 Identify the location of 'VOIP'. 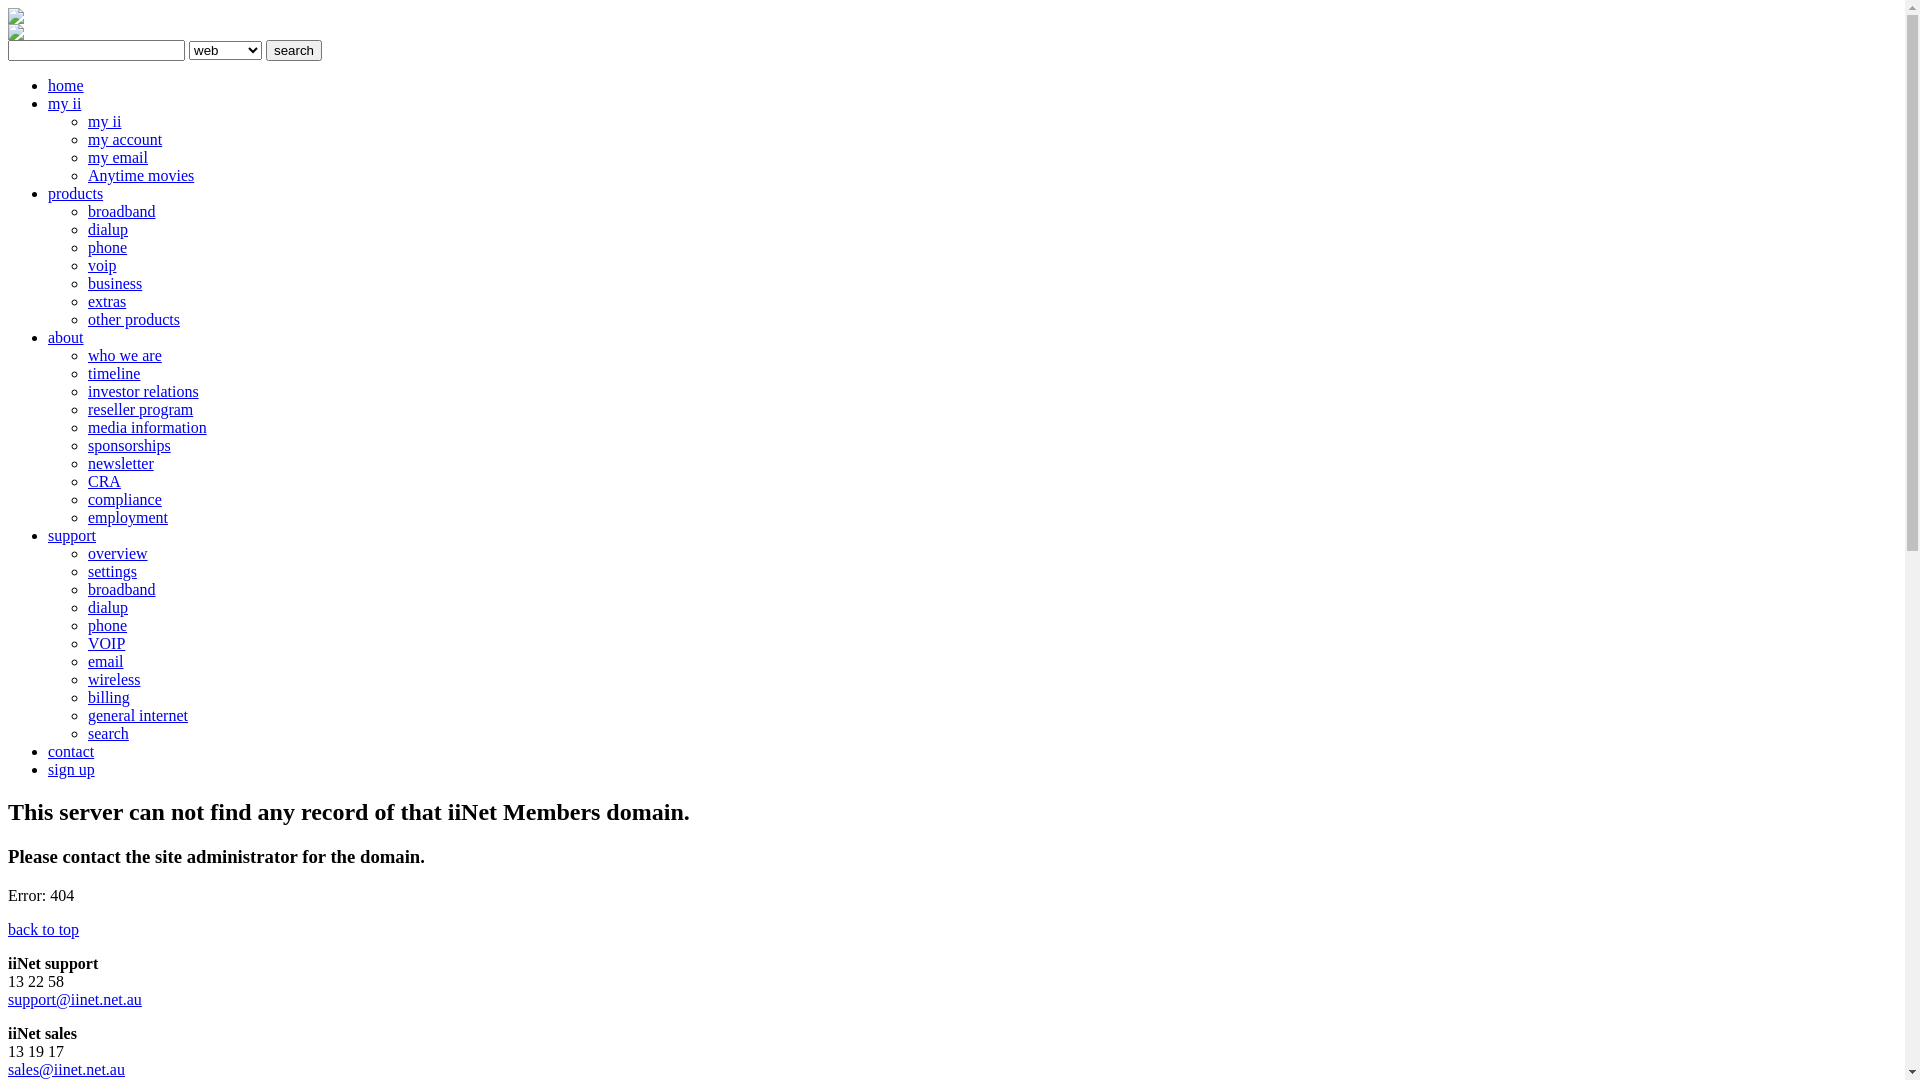
(105, 643).